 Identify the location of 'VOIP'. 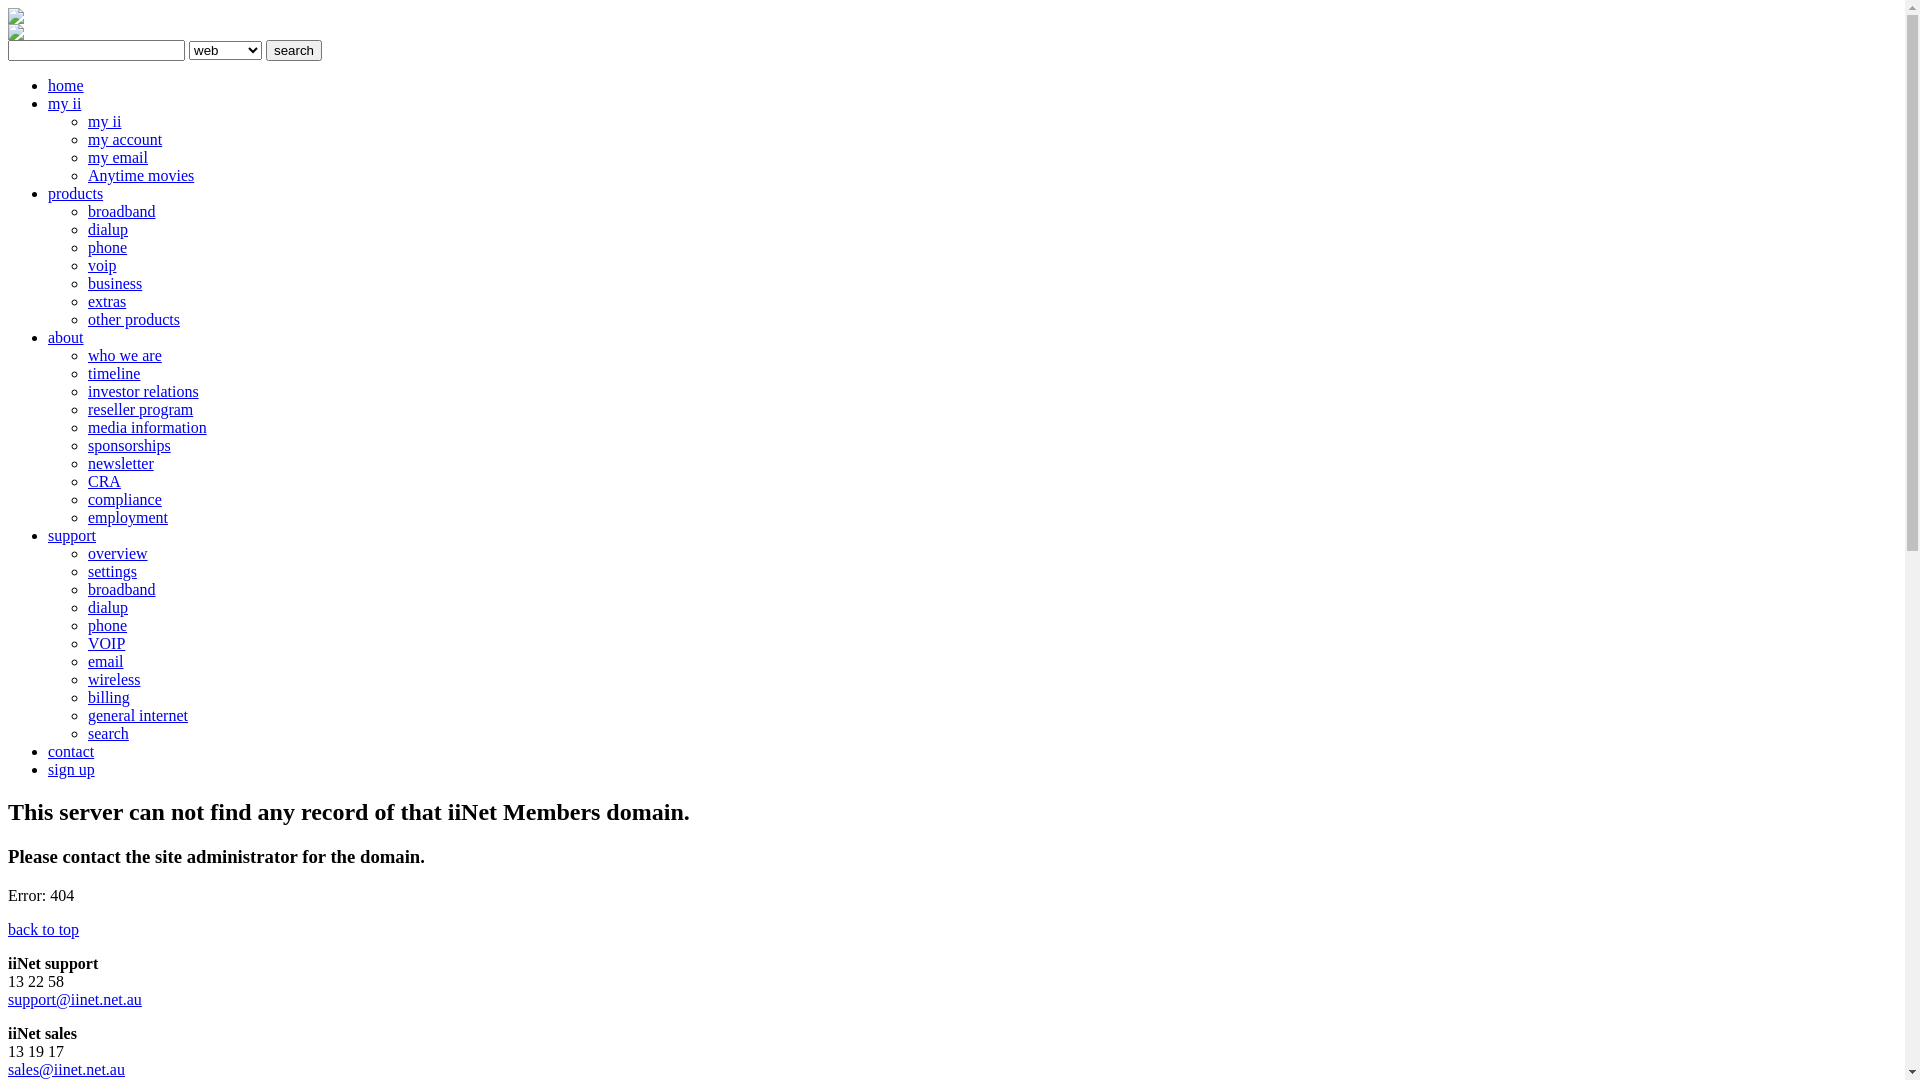
(105, 643).